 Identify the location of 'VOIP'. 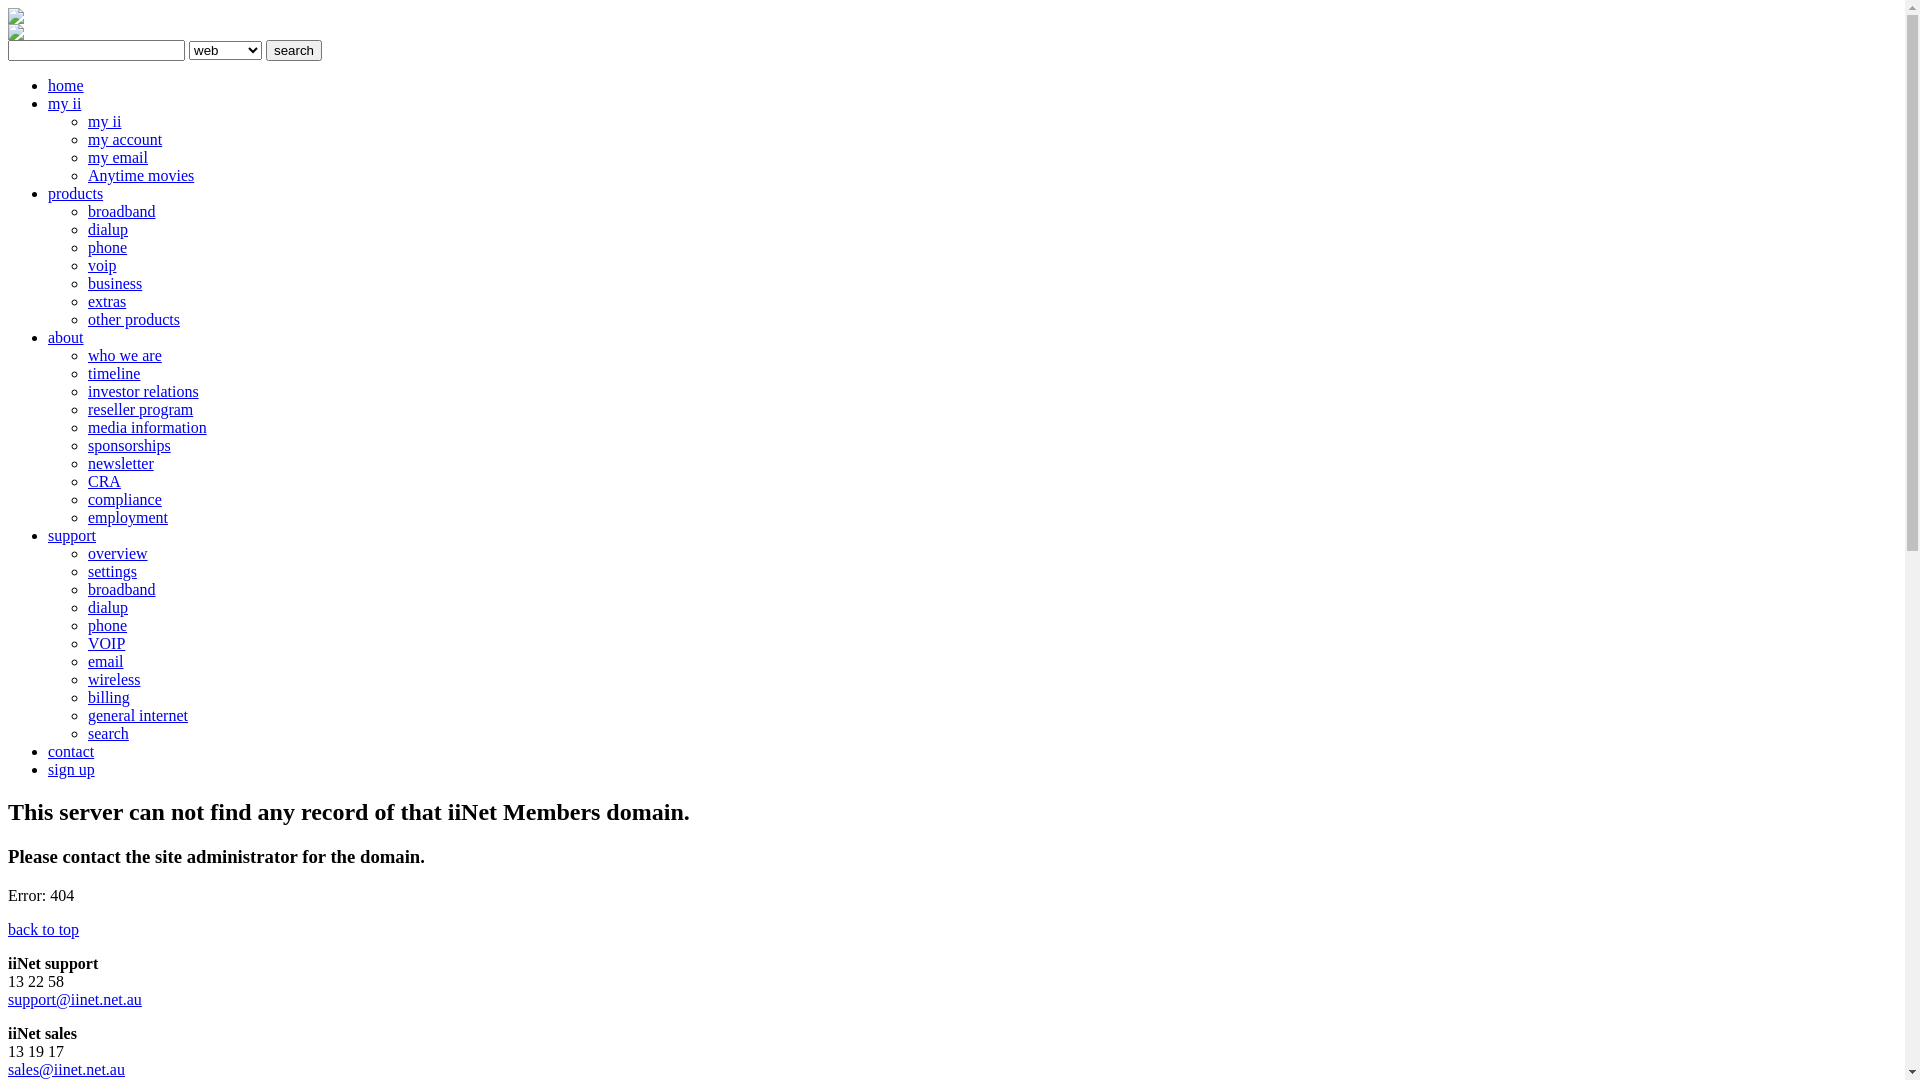
(105, 643).